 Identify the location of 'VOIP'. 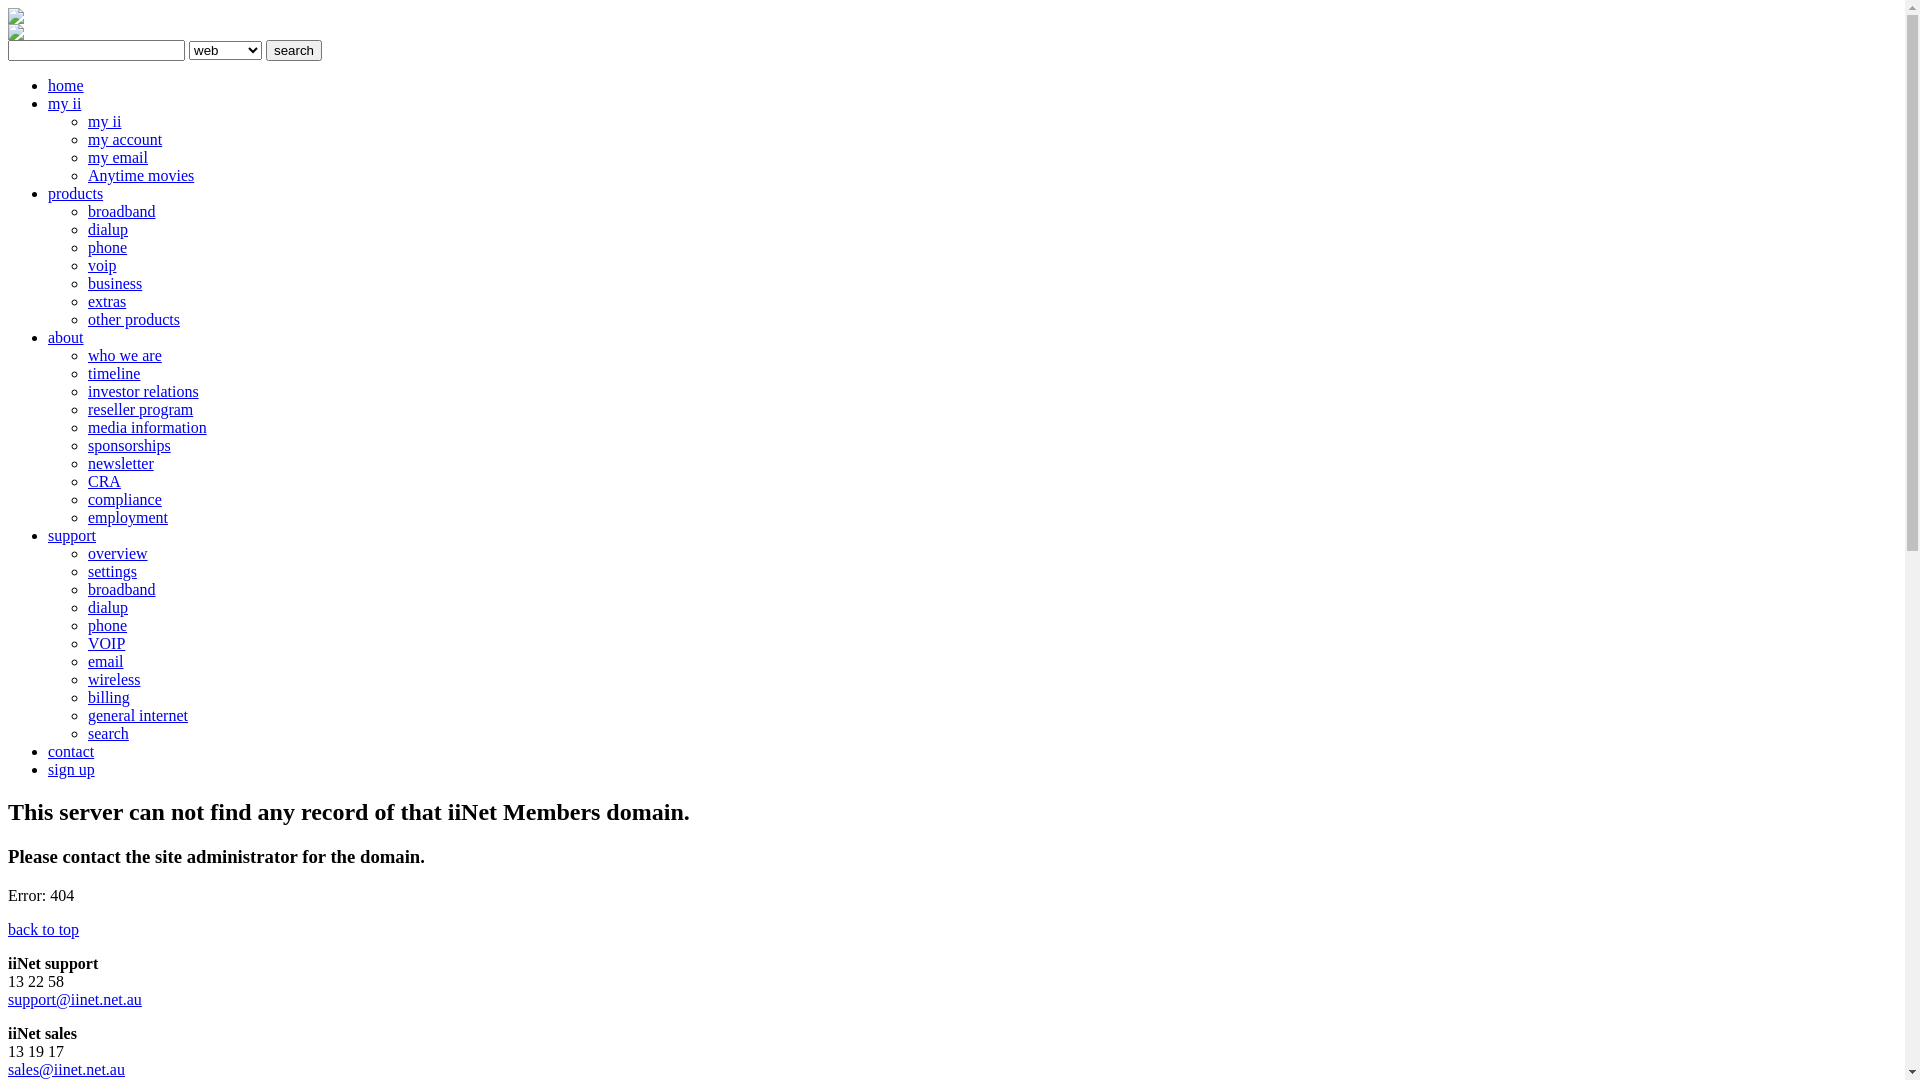
(105, 643).